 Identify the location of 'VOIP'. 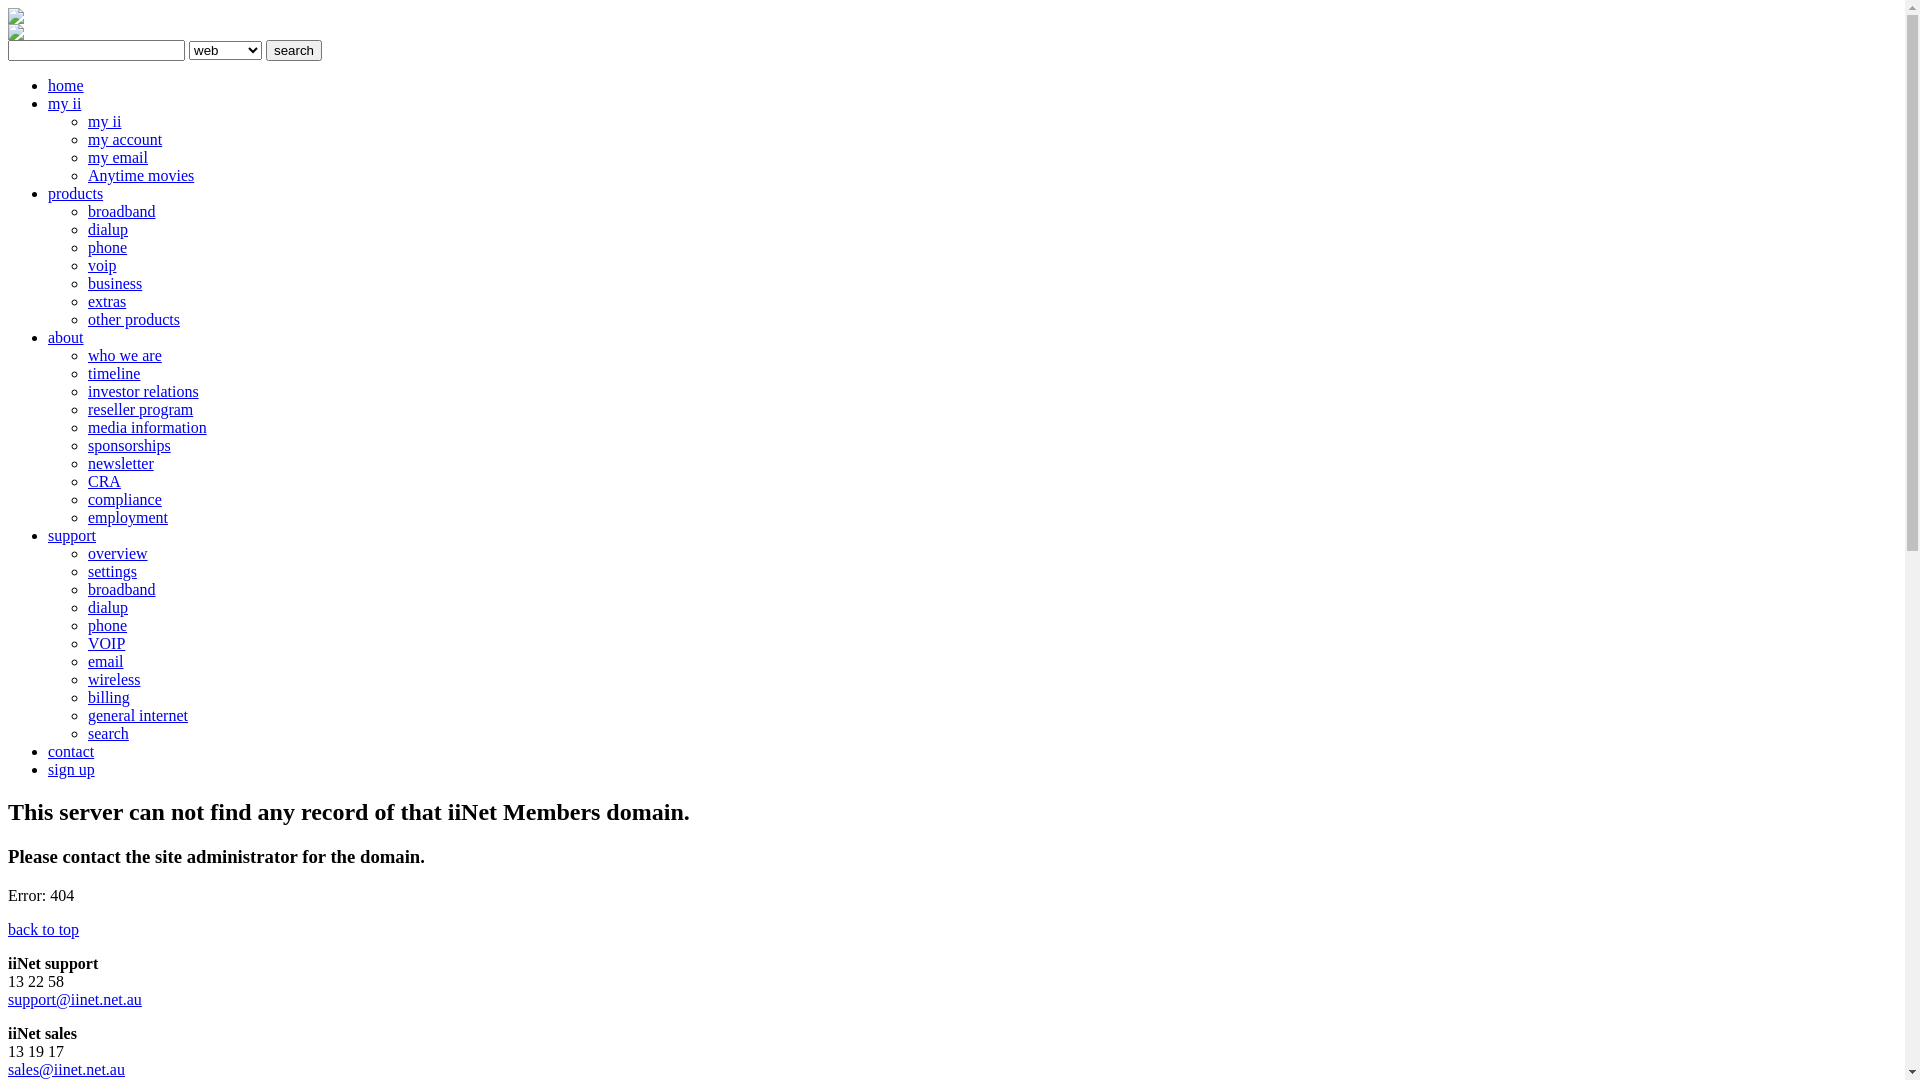
(105, 643).